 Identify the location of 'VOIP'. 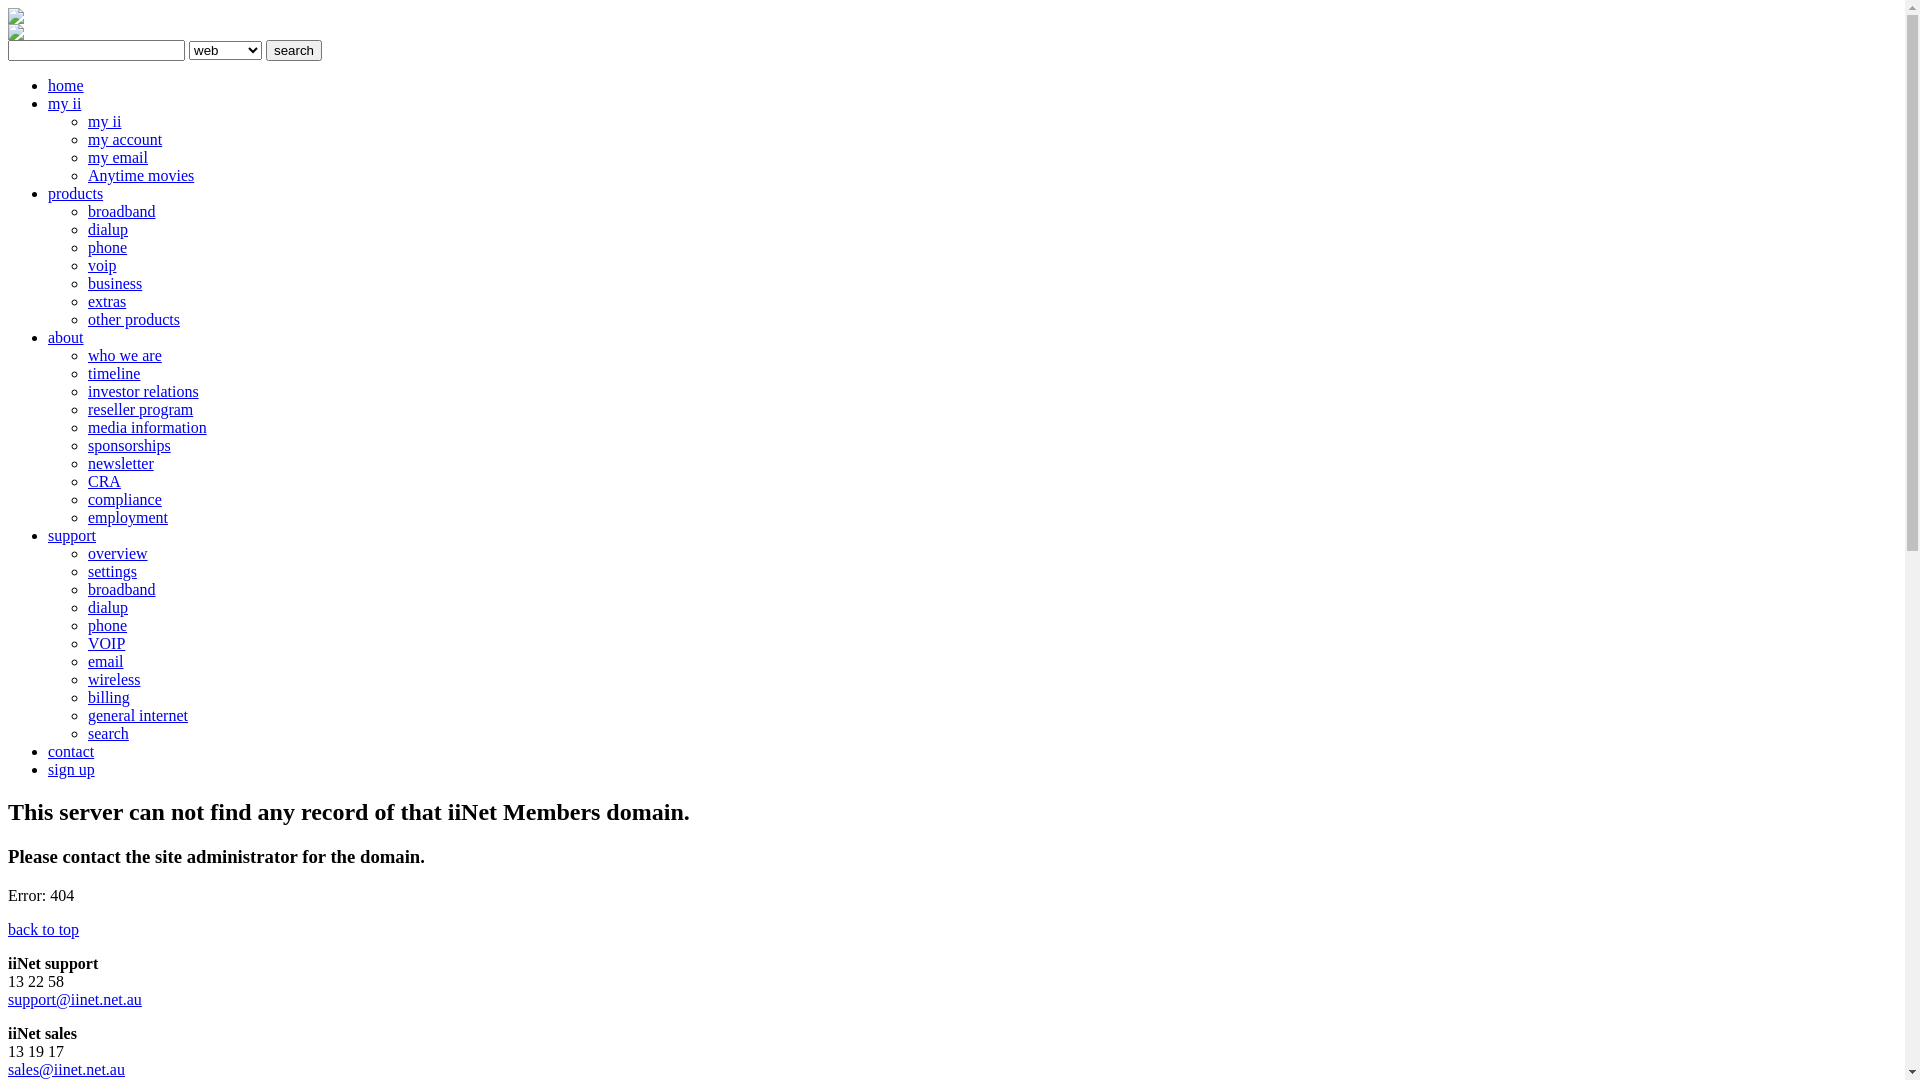
(105, 643).